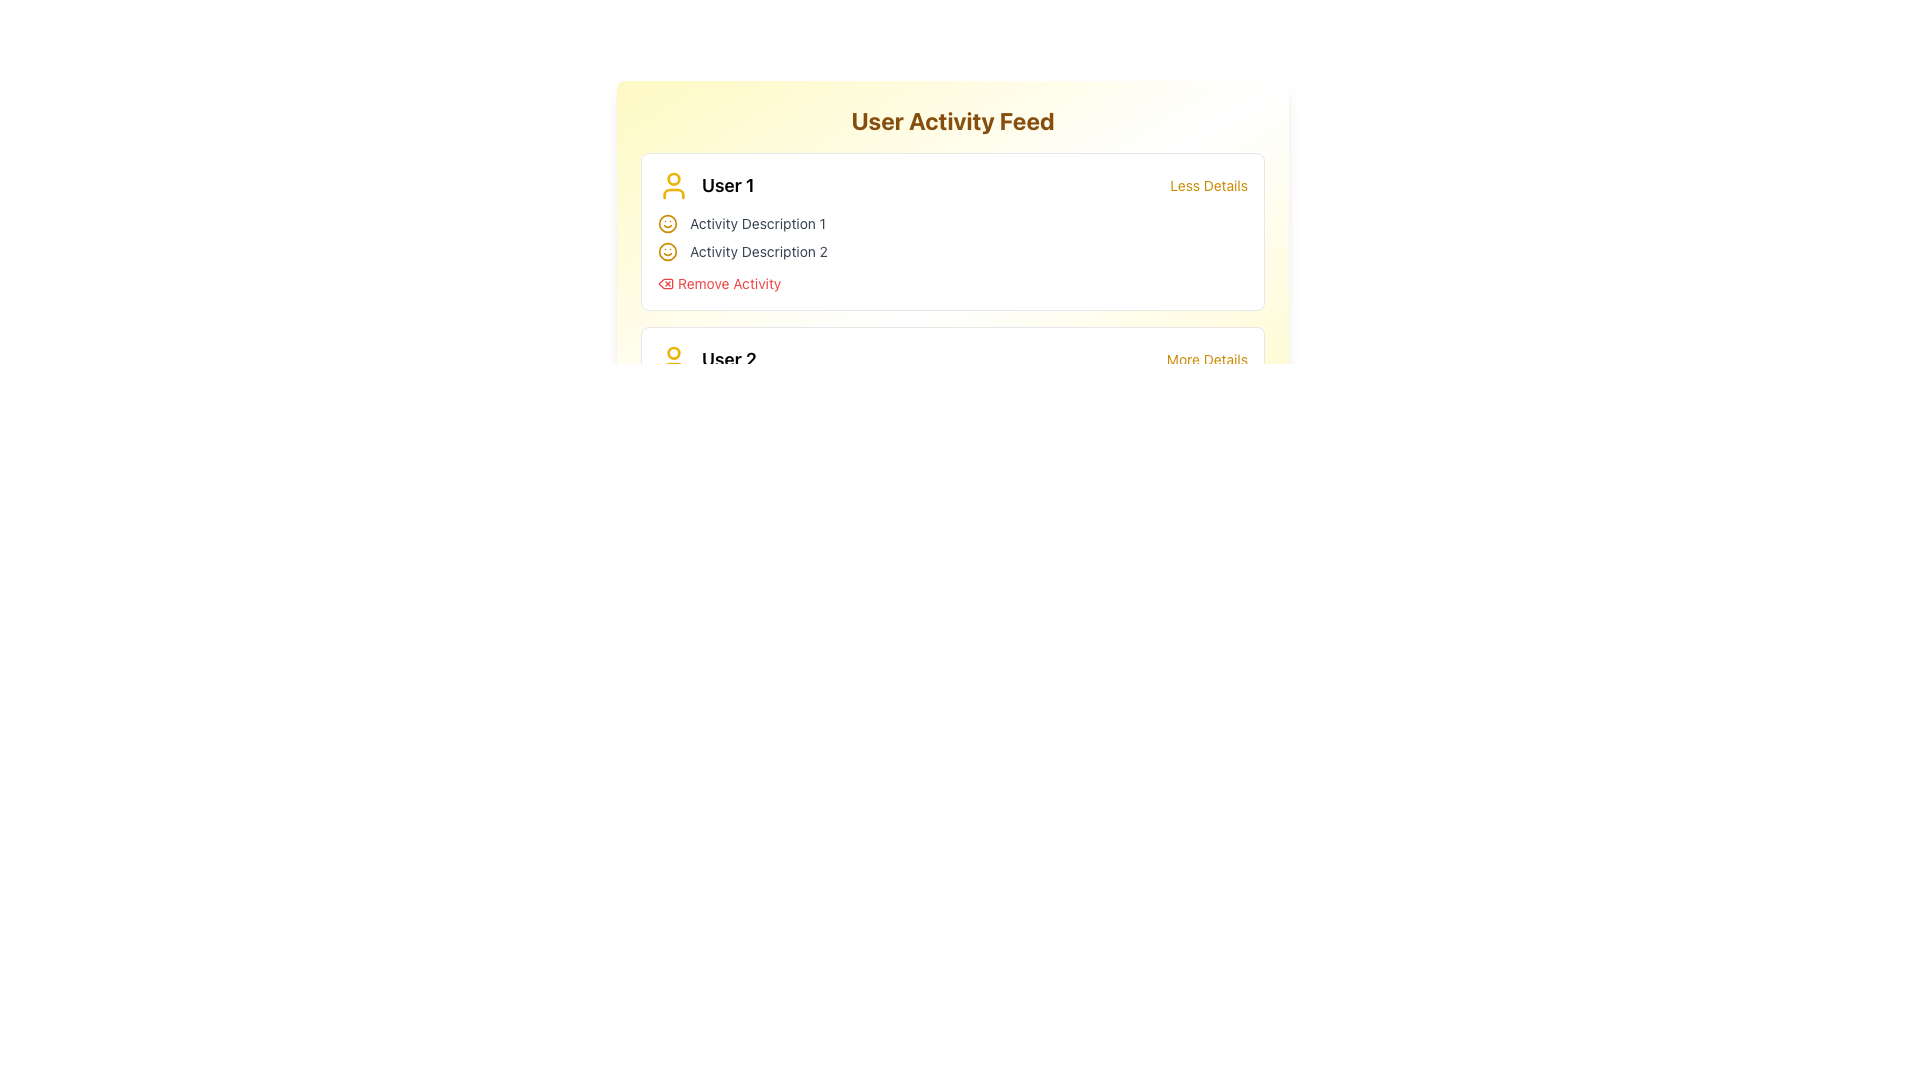 This screenshot has height=1080, width=1920. I want to click on the toggle link located to the right of the user title 'User 1' to reduce the visibility of additional user details, so click(1208, 185).